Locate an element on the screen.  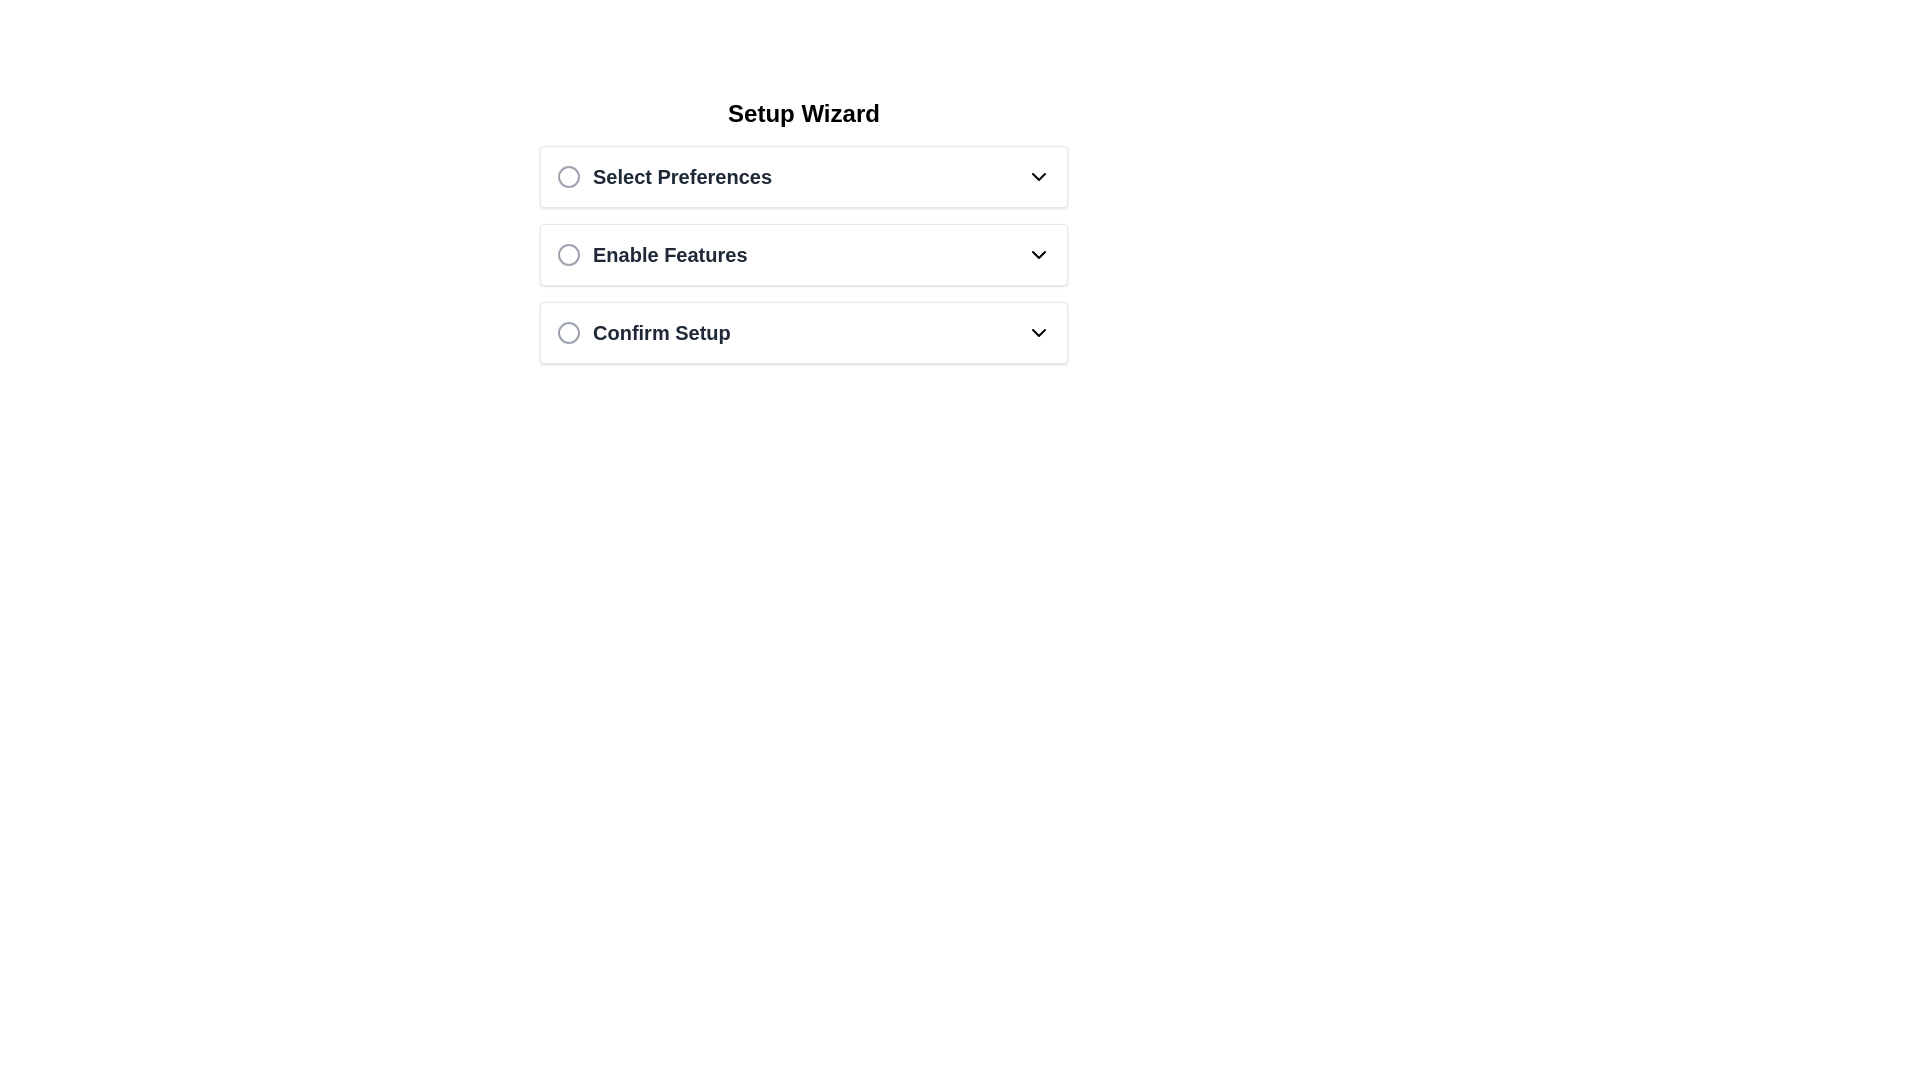
the 'Confirm Setup' text label, which is styled in bold dark gray and is the last item in a vertical list of options is located at coordinates (661, 331).